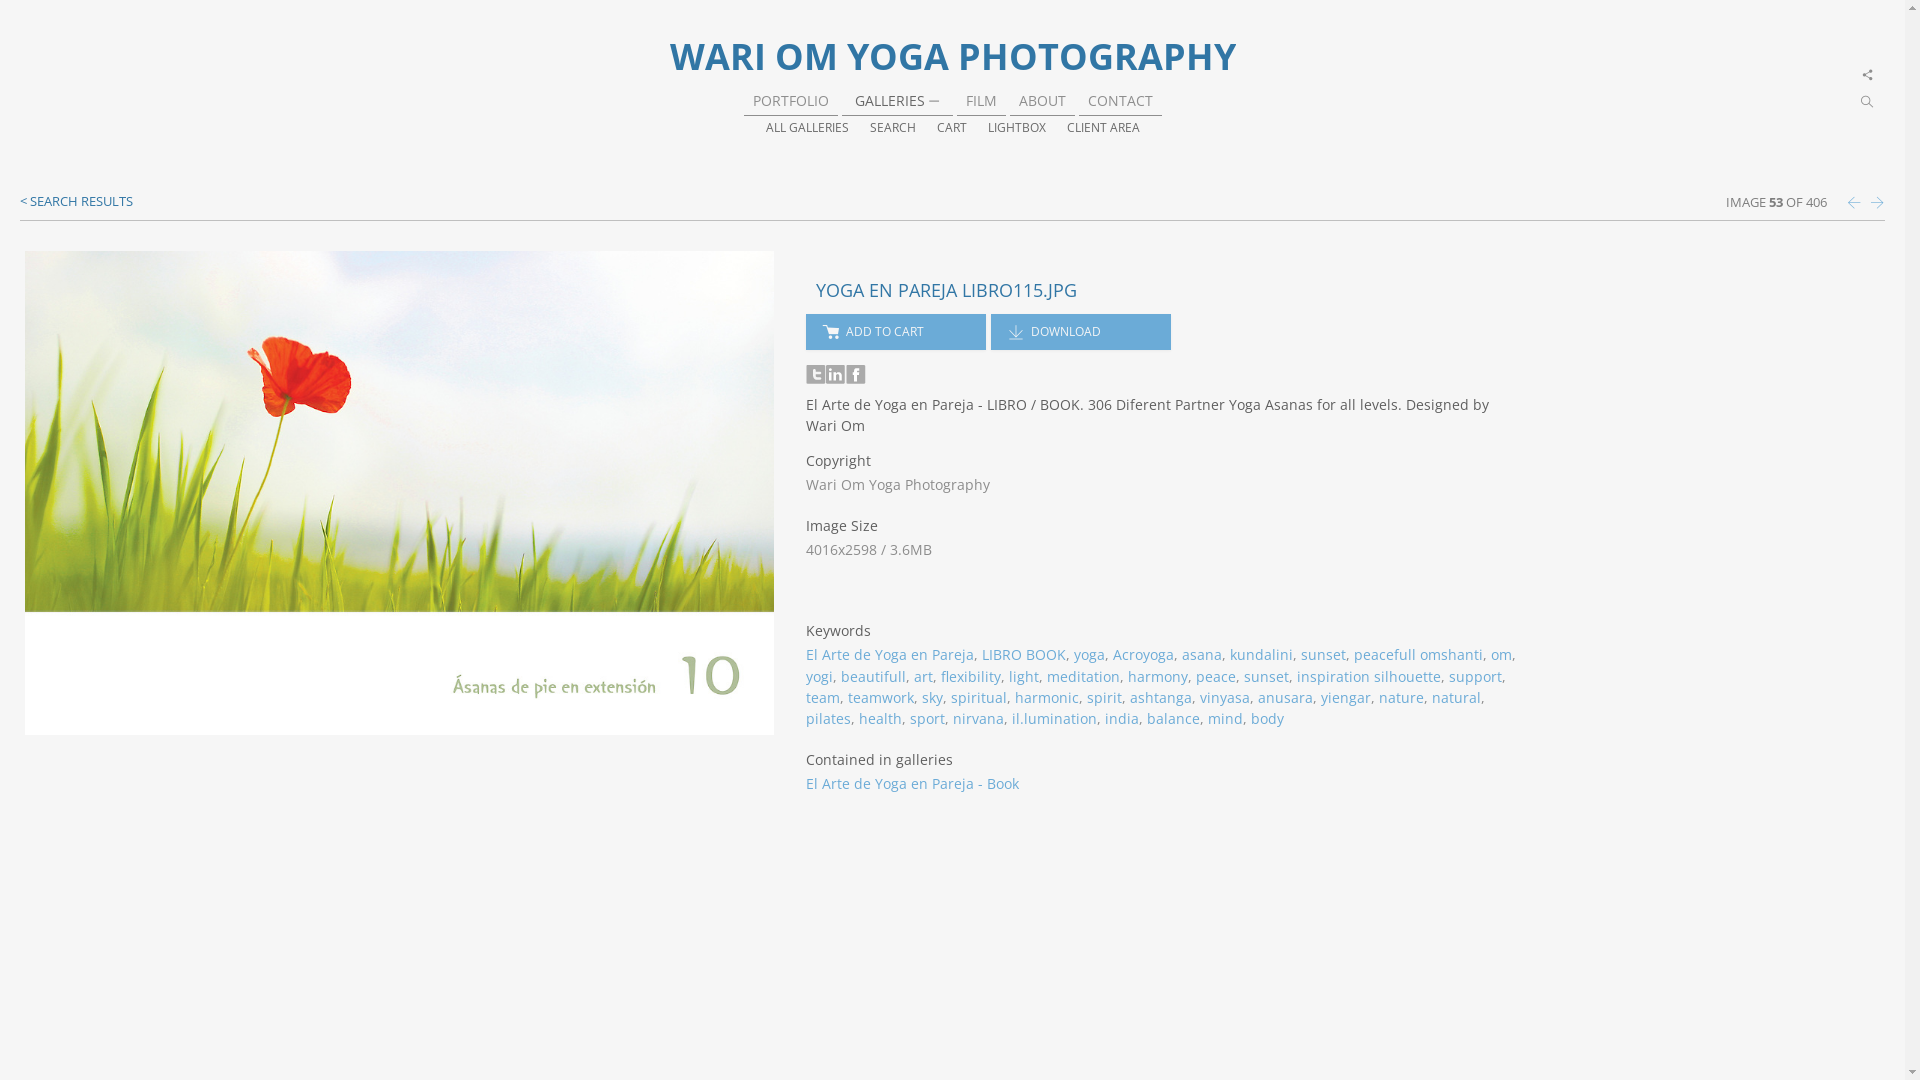  I want to click on 'balance', so click(1147, 717).